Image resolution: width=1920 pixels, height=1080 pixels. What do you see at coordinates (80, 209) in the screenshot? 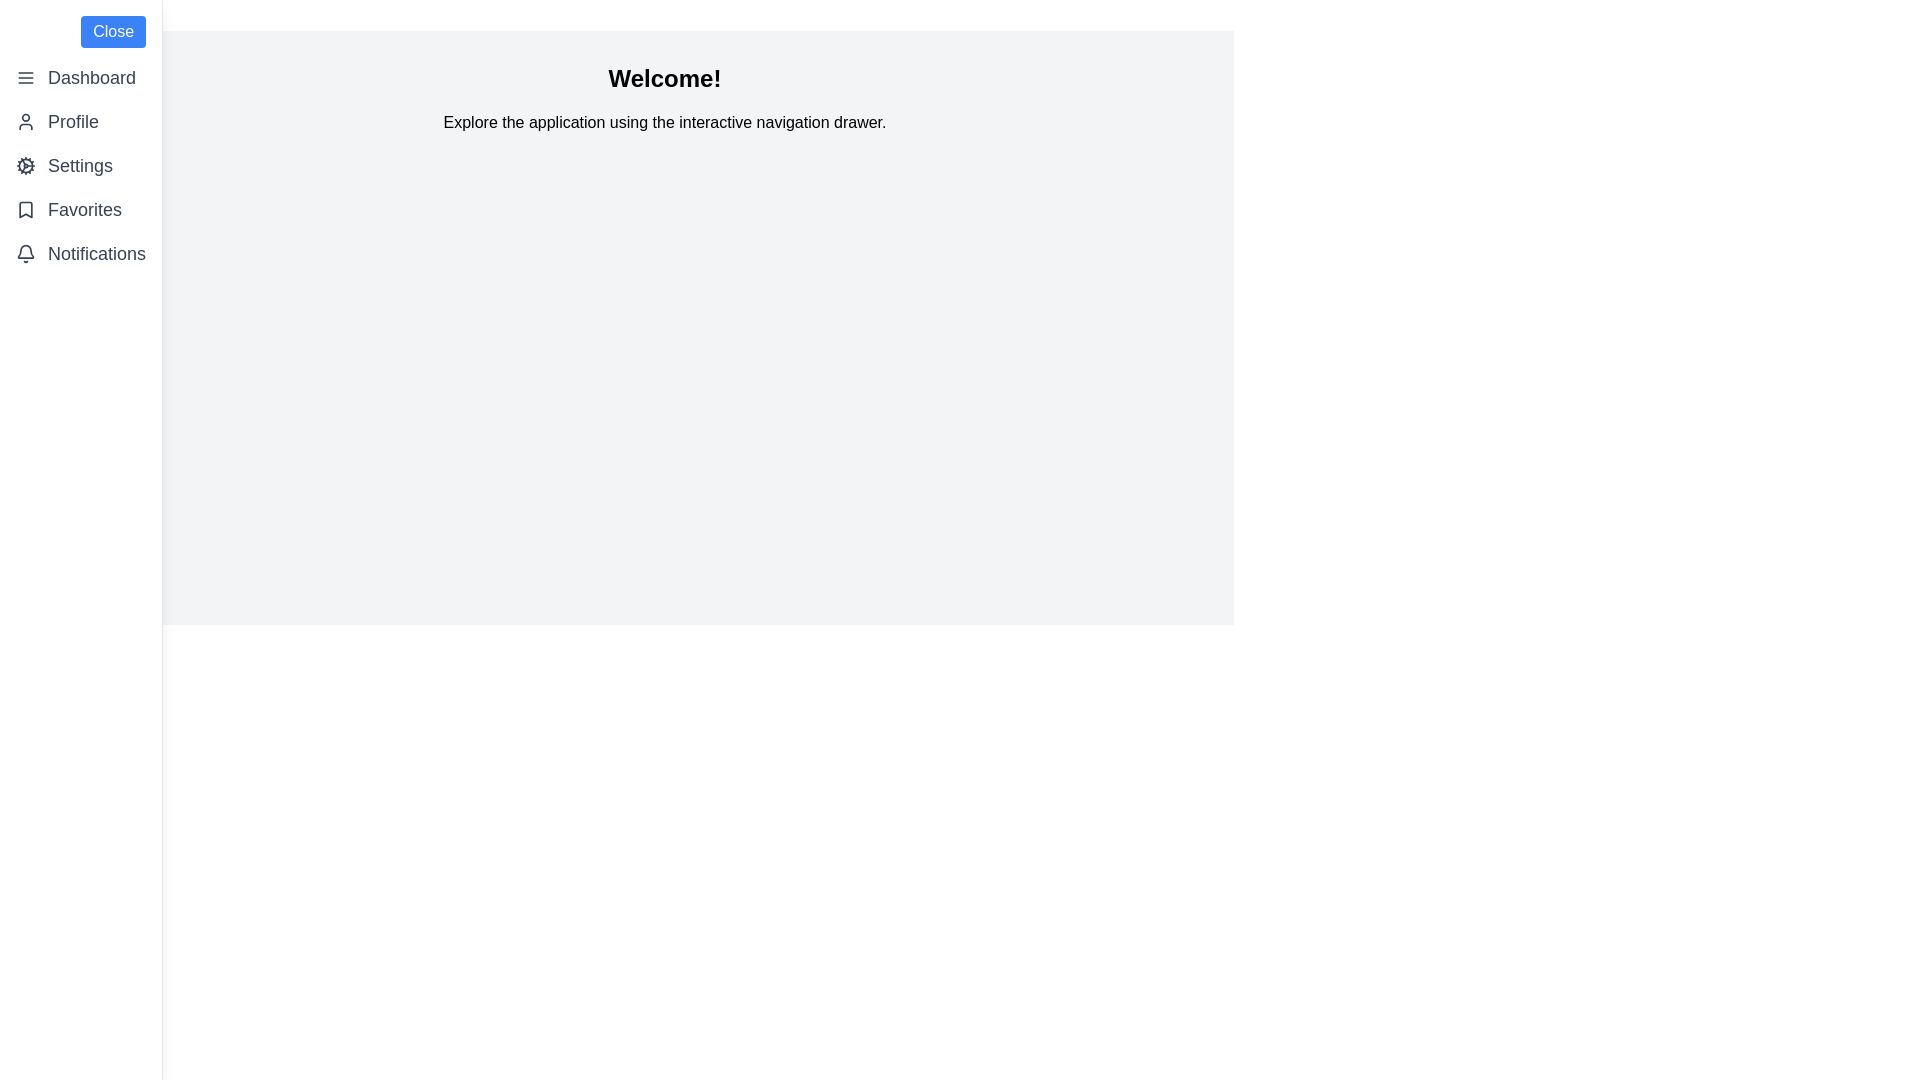
I see `the navigation item Favorites` at bounding box center [80, 209].